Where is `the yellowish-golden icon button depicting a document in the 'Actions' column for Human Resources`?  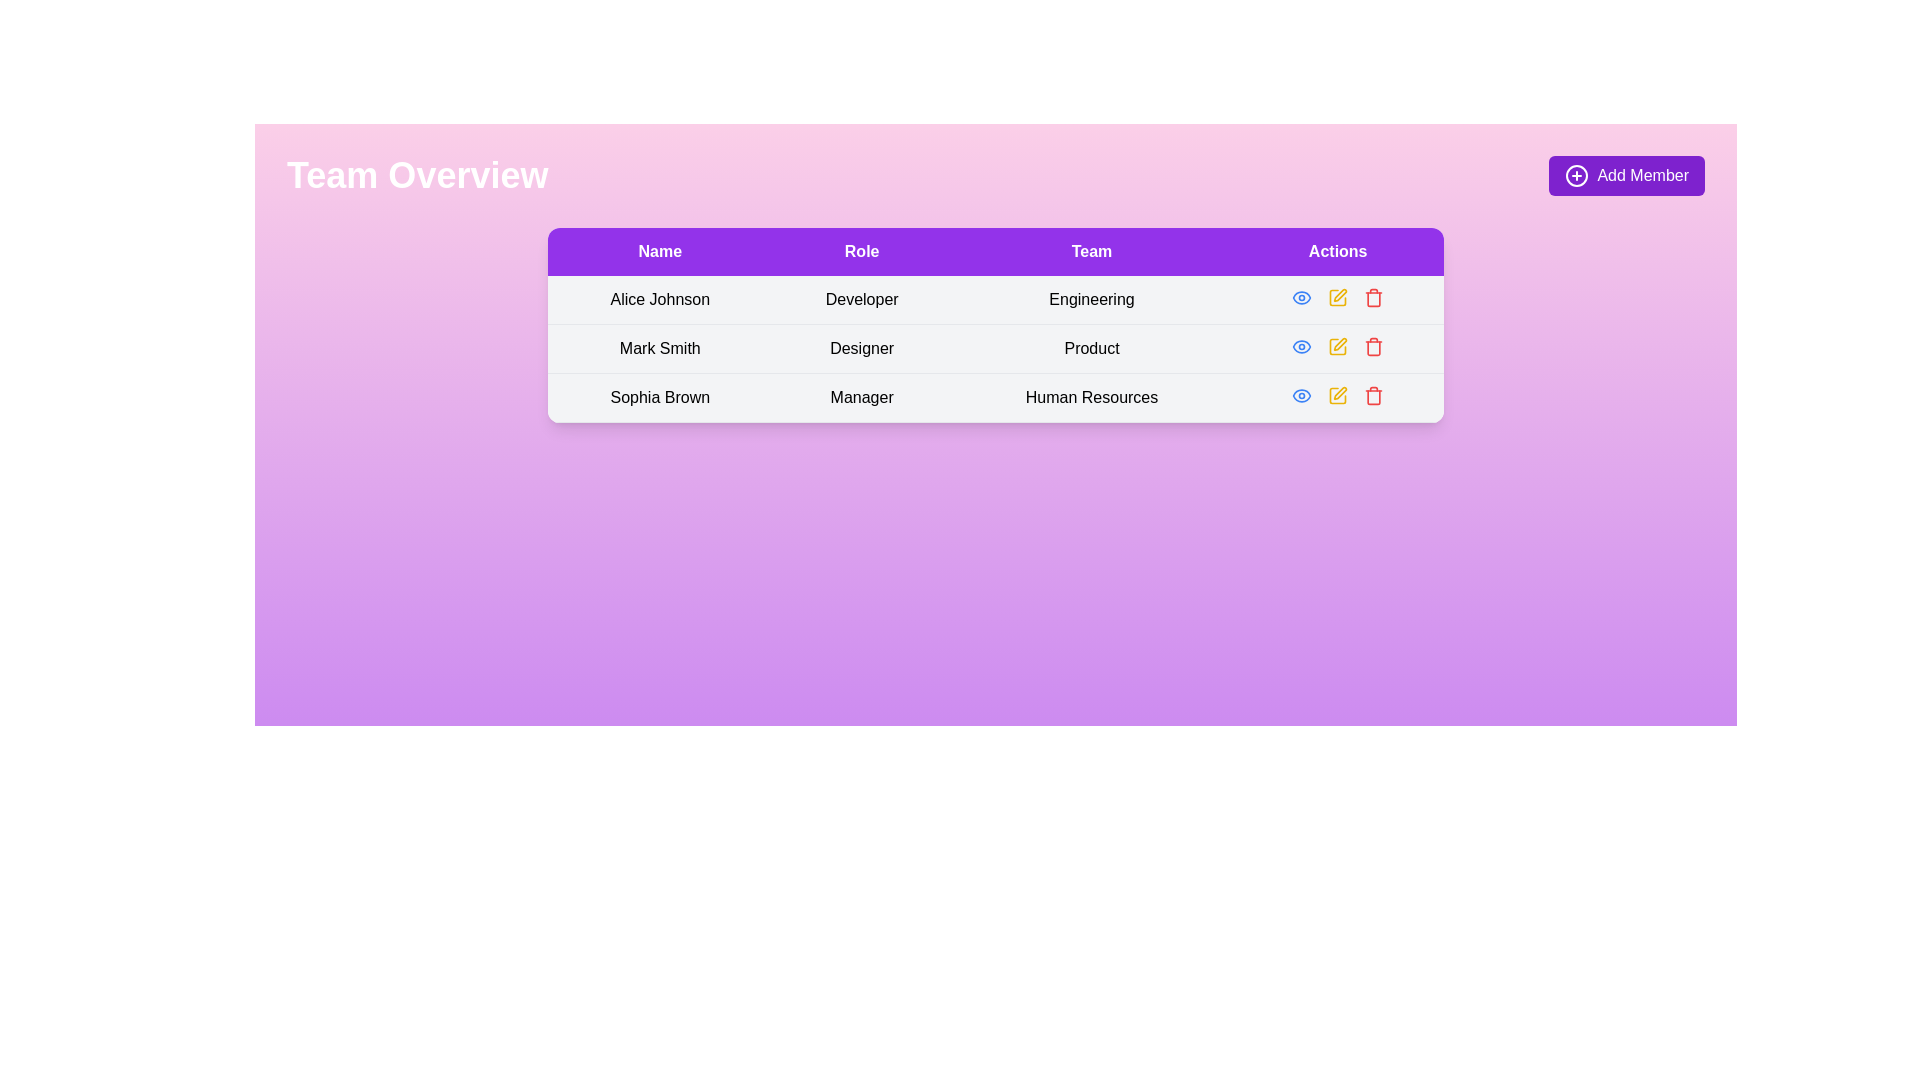
the yellowish-golden icon button depicting a document in the 'Actions' column for Human Resources is located at coordinates (1338, 396).